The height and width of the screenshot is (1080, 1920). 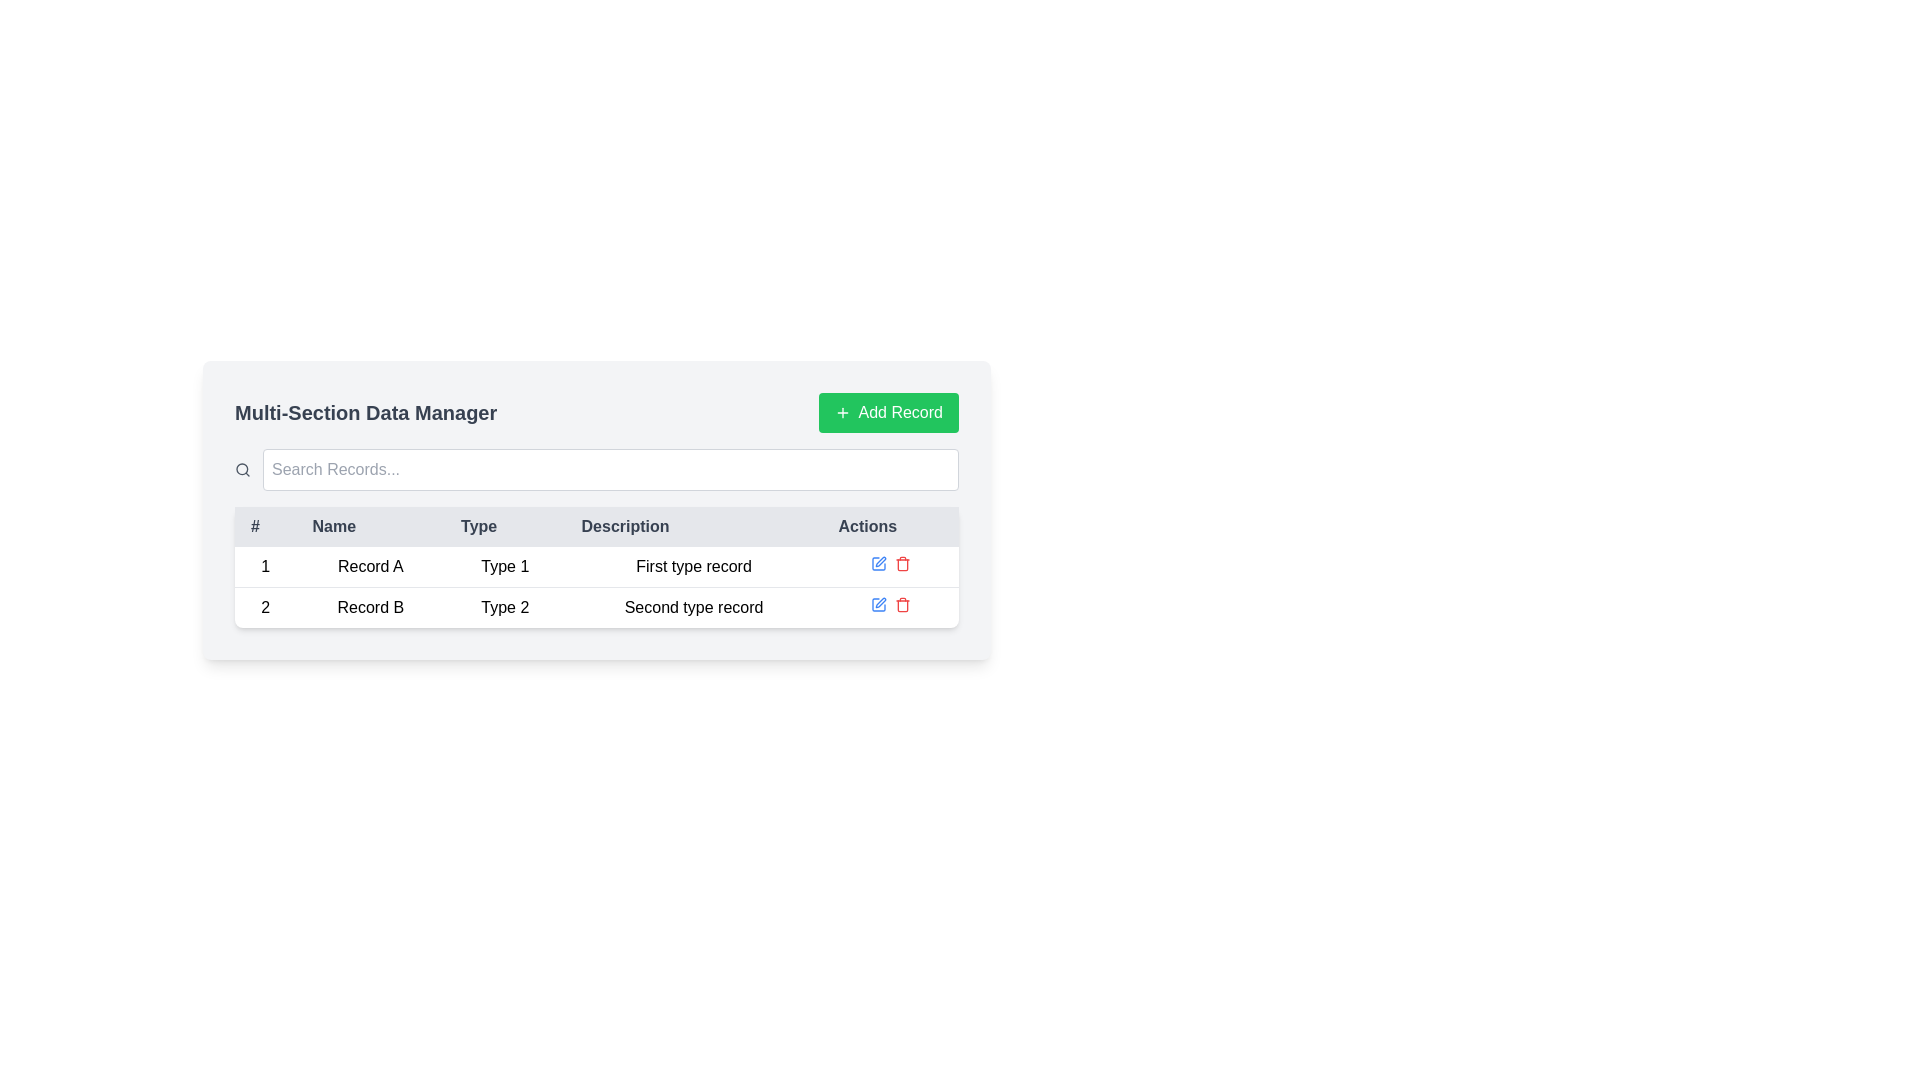 I want to click on the empty table cell in the 'Actions' column of the first row, adjacent to the blue pencil icon and red trash bin icon, related to 'Record A' of 'Type 1', so click(x=889, y=567).